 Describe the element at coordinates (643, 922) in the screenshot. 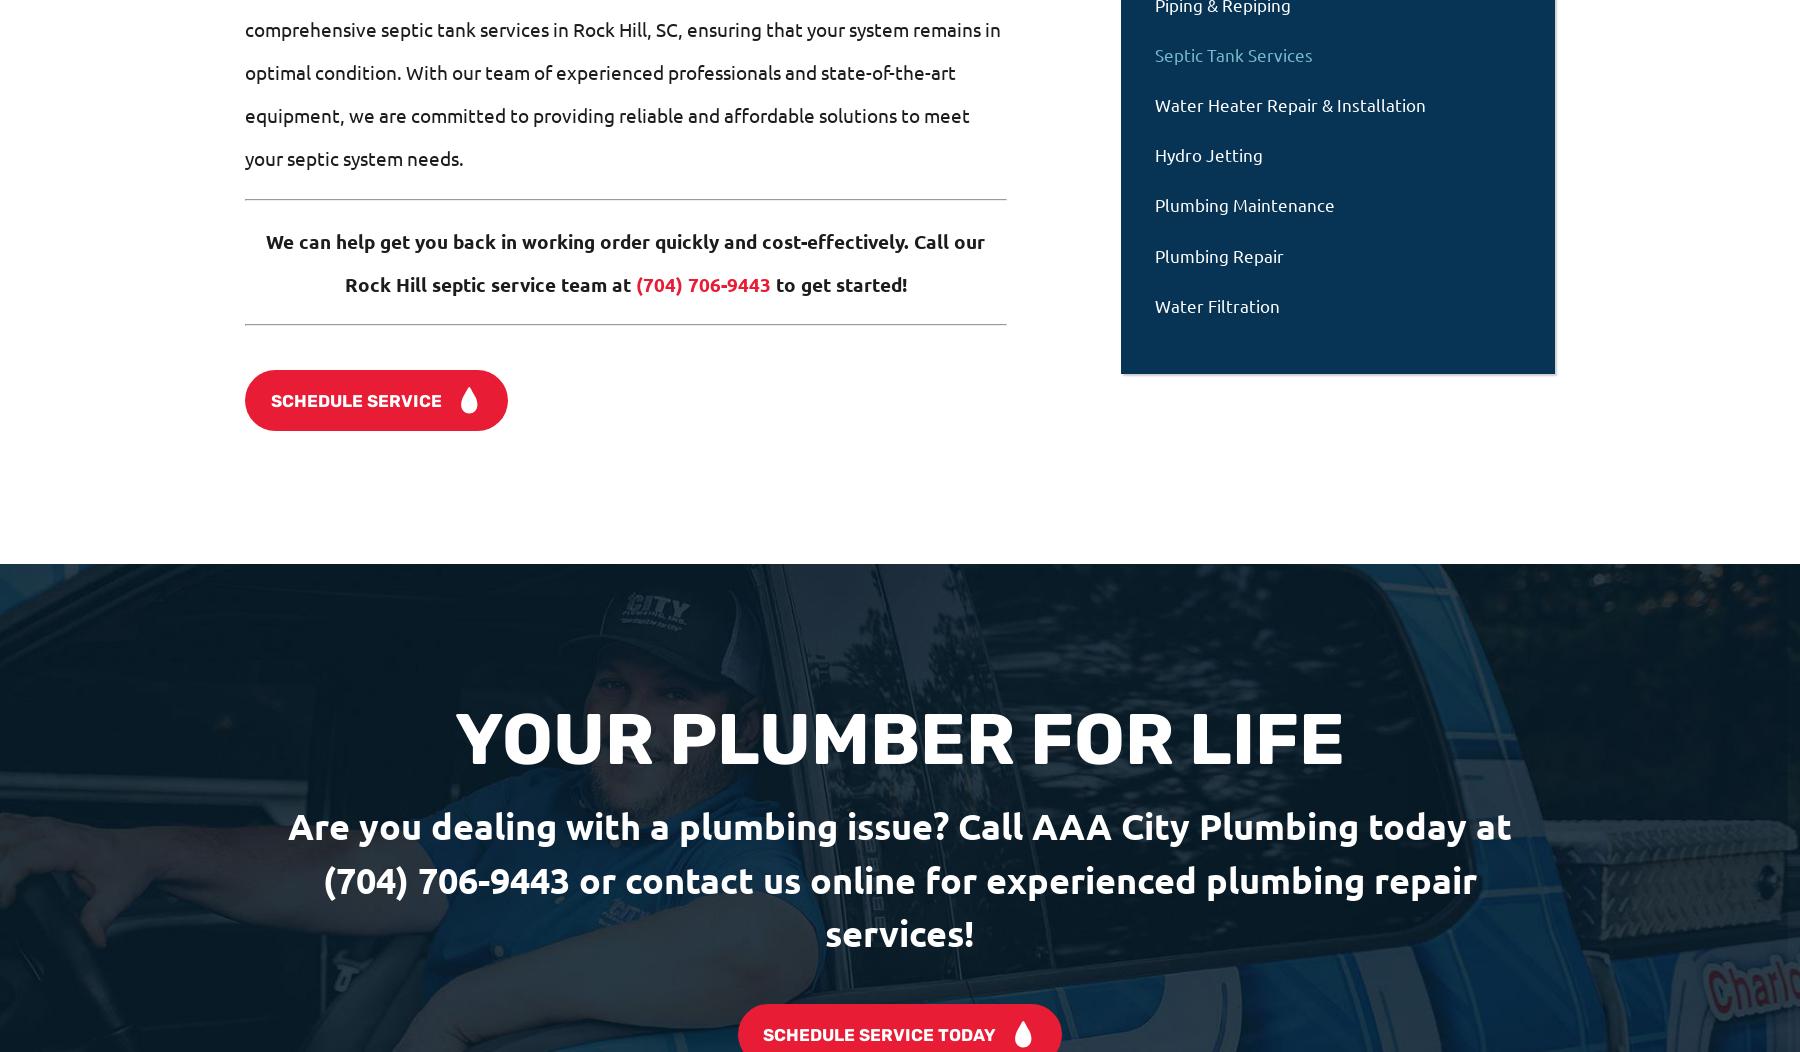

I see `'Plumbing Services'` at that location.